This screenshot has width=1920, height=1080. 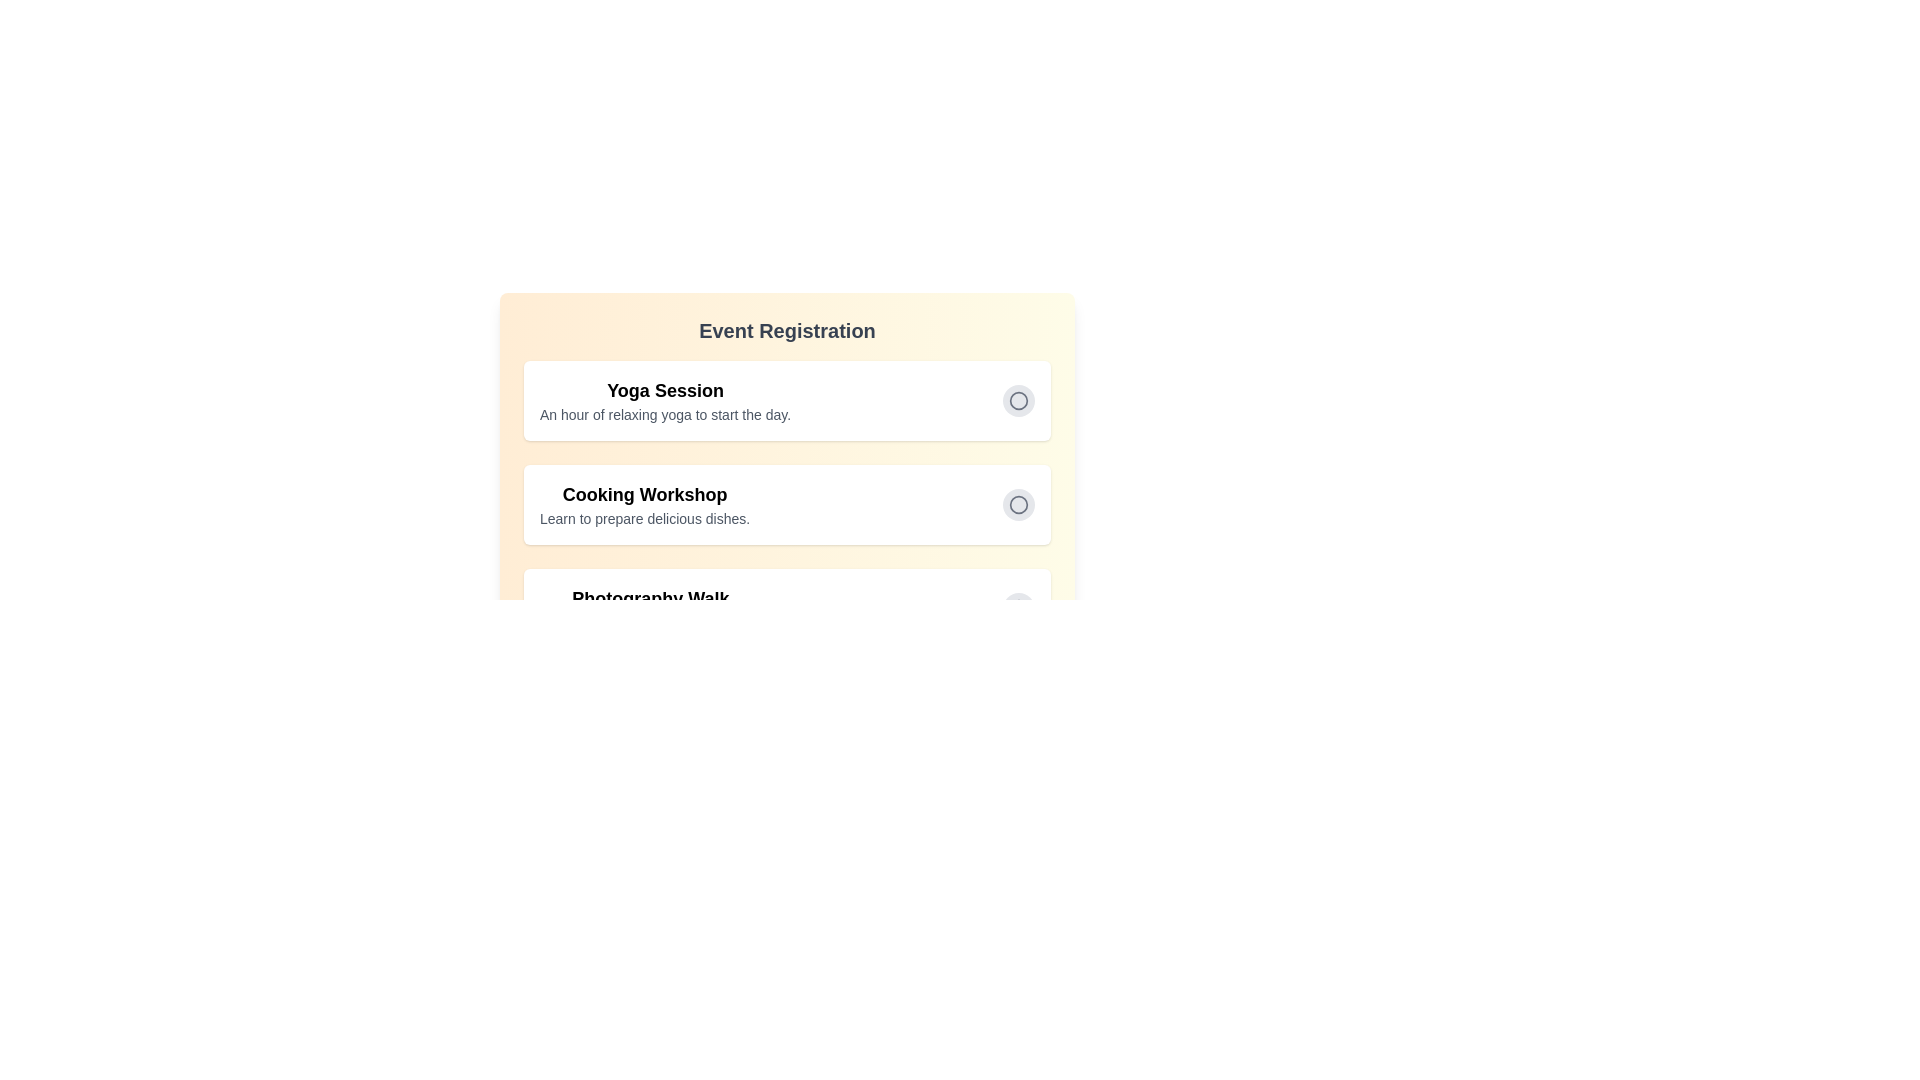 What do you see at coordinates (1018, 504) in the screenshot?
I see `the activity Cooking Workshop` at bounding box center [1018, 504].